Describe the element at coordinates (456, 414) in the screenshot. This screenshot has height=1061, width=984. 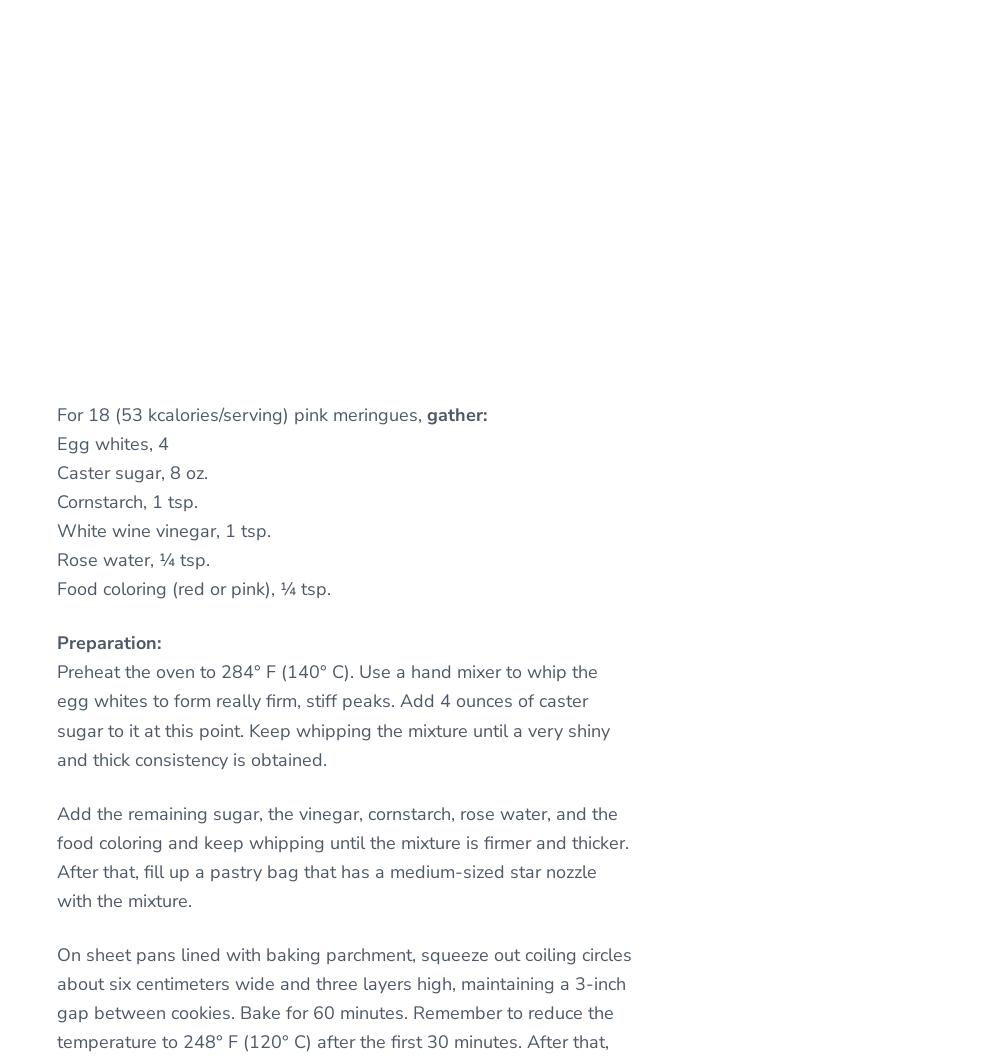
I see `'gather:'` at that location.